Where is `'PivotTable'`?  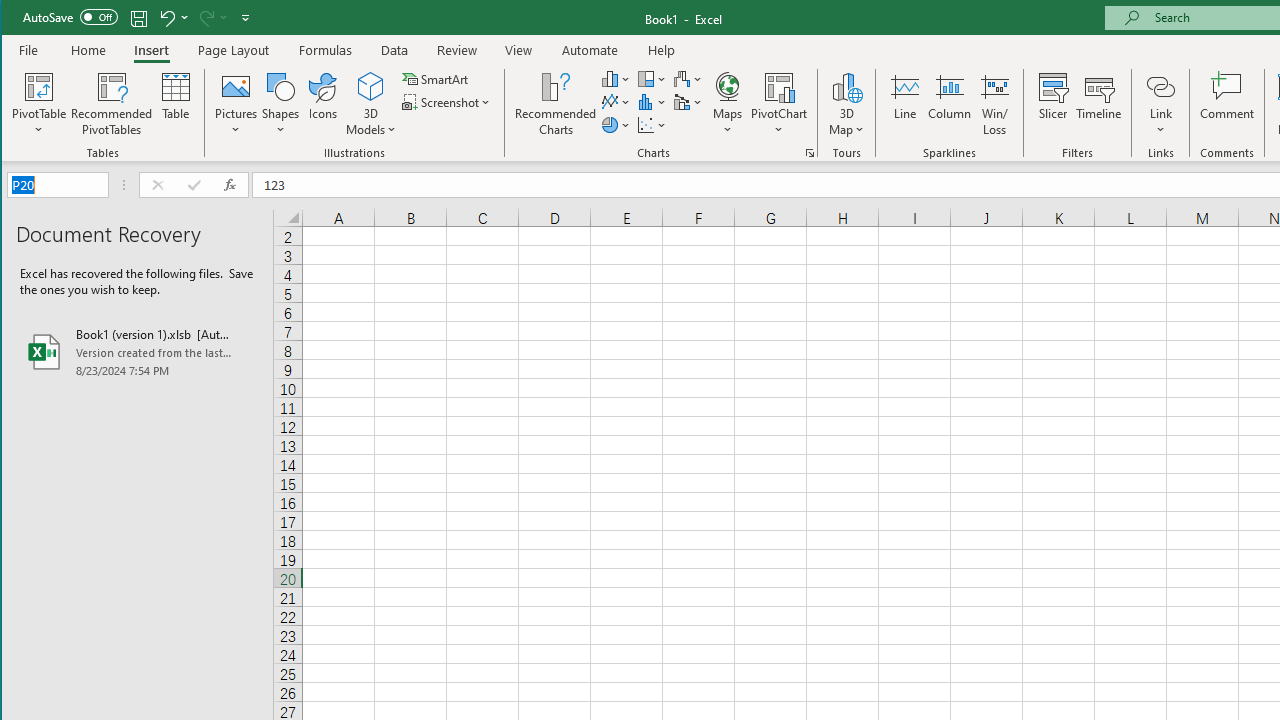 'PivotTable' is located at coordinates (39, 104).